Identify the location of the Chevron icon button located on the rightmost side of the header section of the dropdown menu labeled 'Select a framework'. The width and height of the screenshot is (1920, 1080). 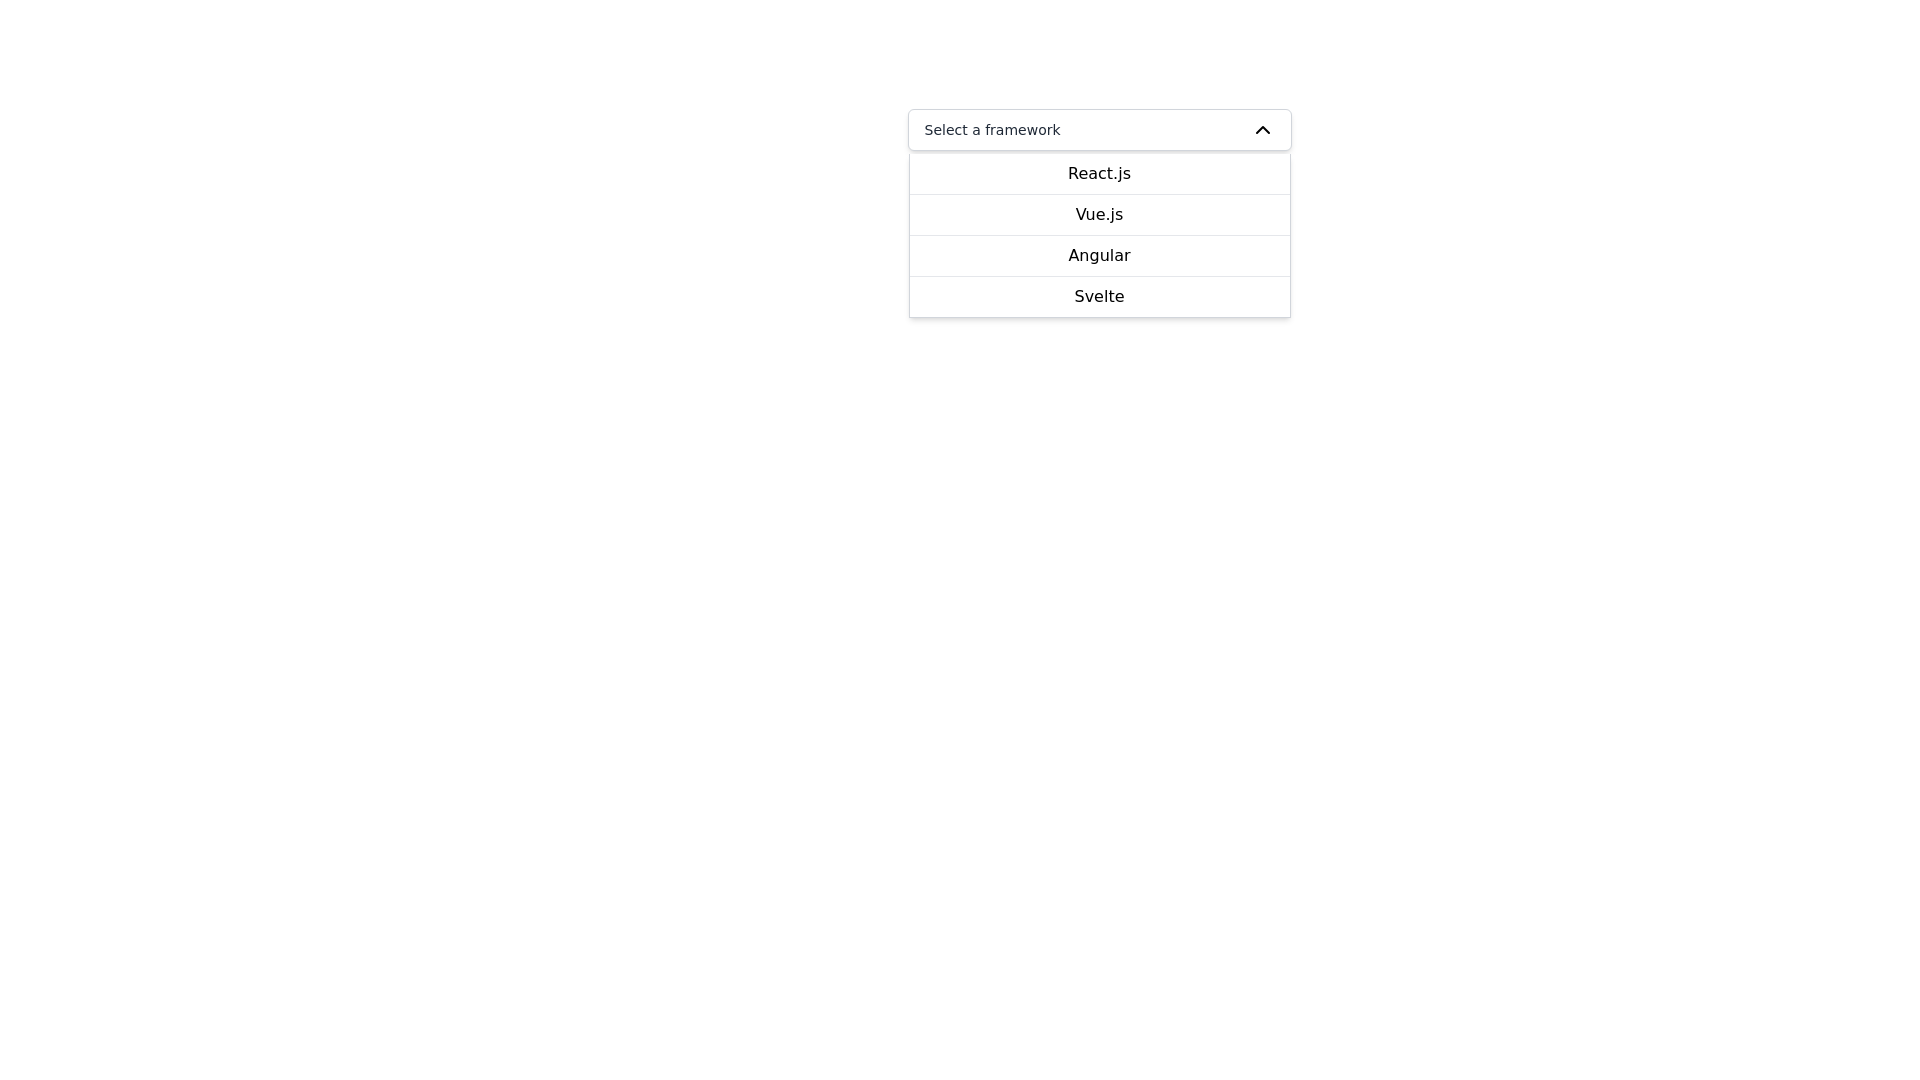
(1261, 130).